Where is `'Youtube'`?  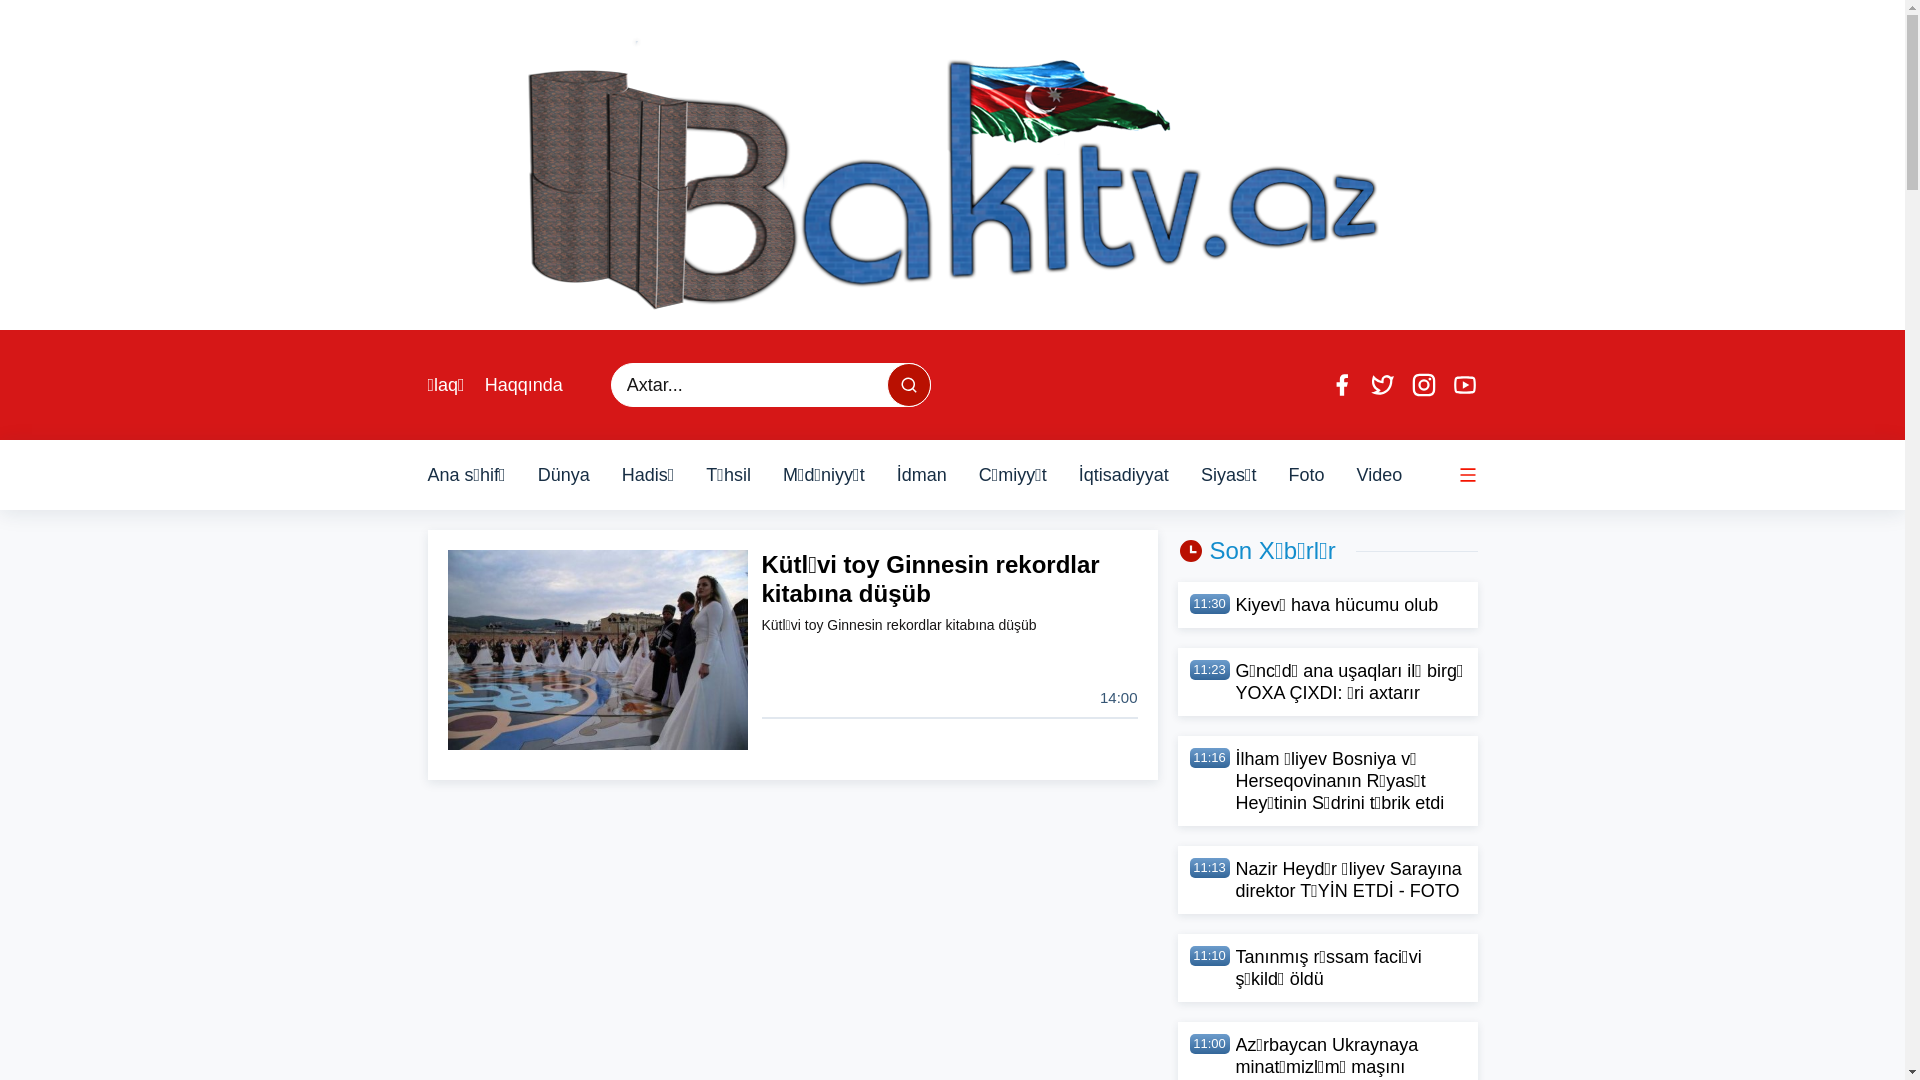 'Youtube' is located at coordinates (1464, 385).